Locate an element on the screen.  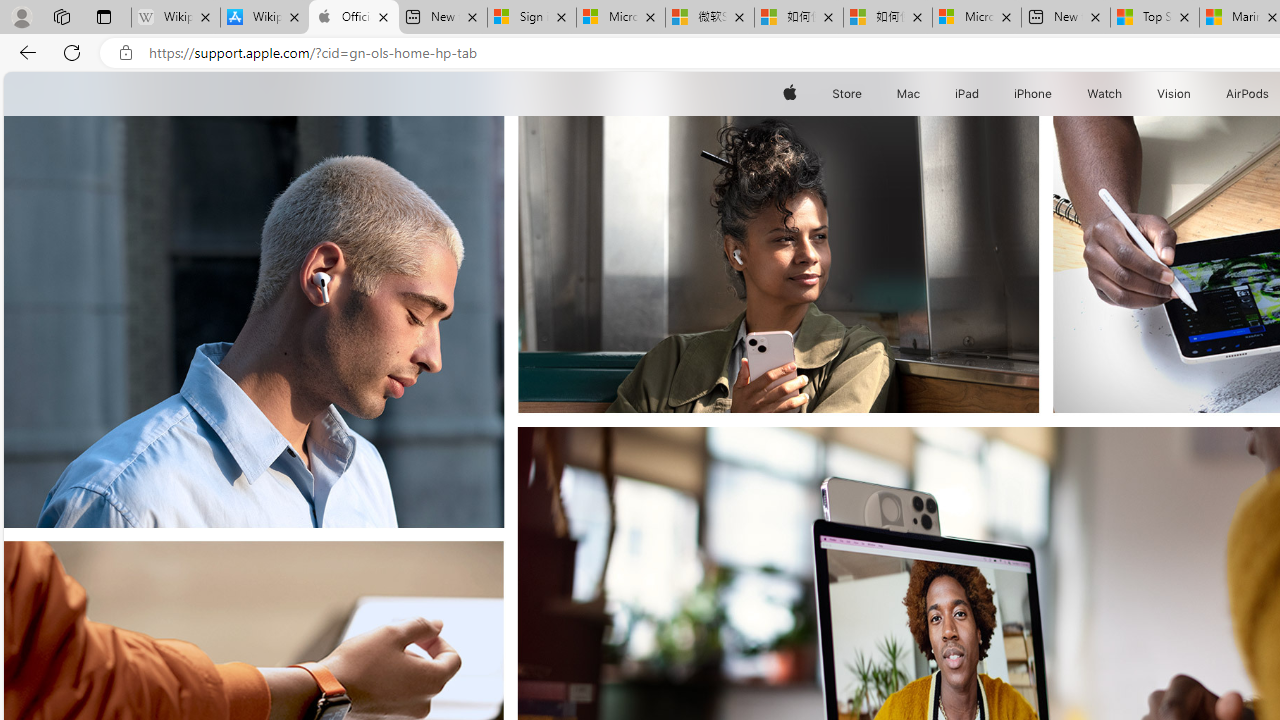
'Microsoft Services Agreement' is located at coordinates (620, 17).